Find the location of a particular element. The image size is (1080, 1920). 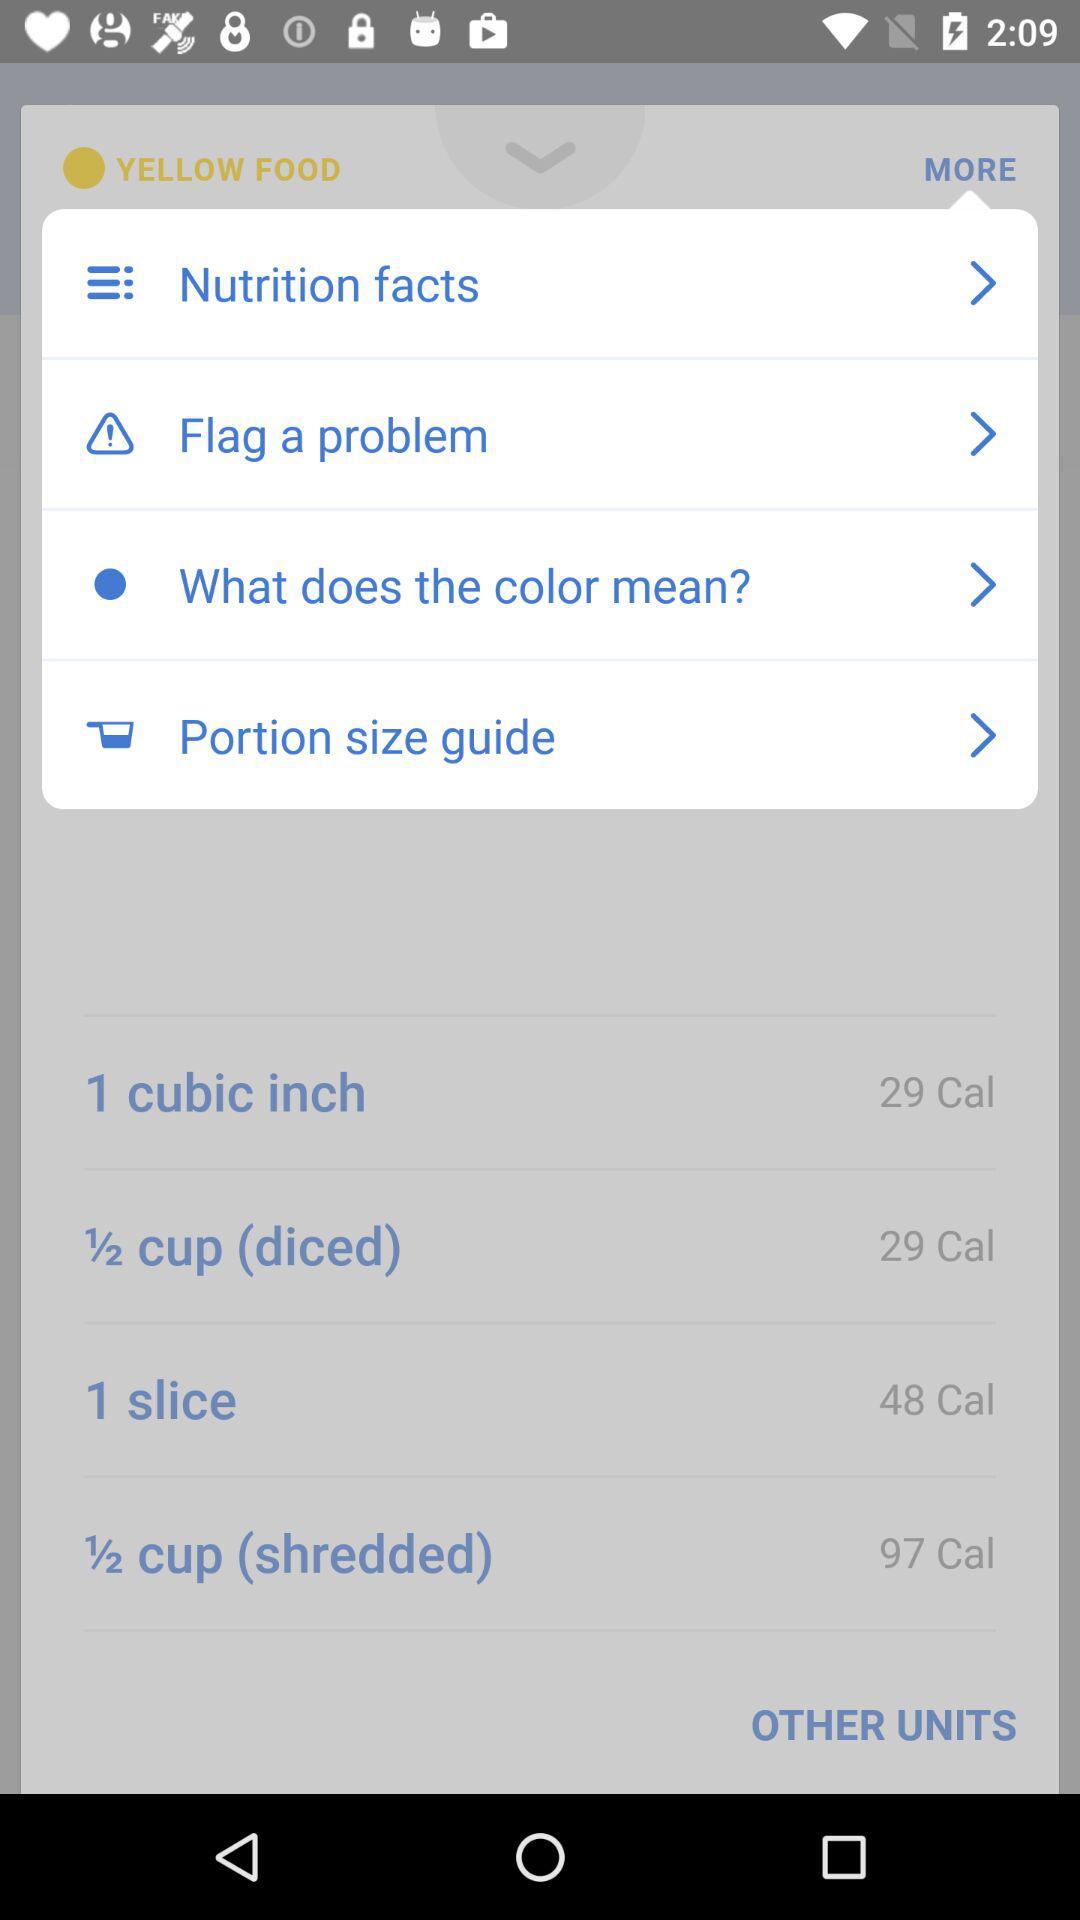

the flag a problem is located at coordinates (553, 432).